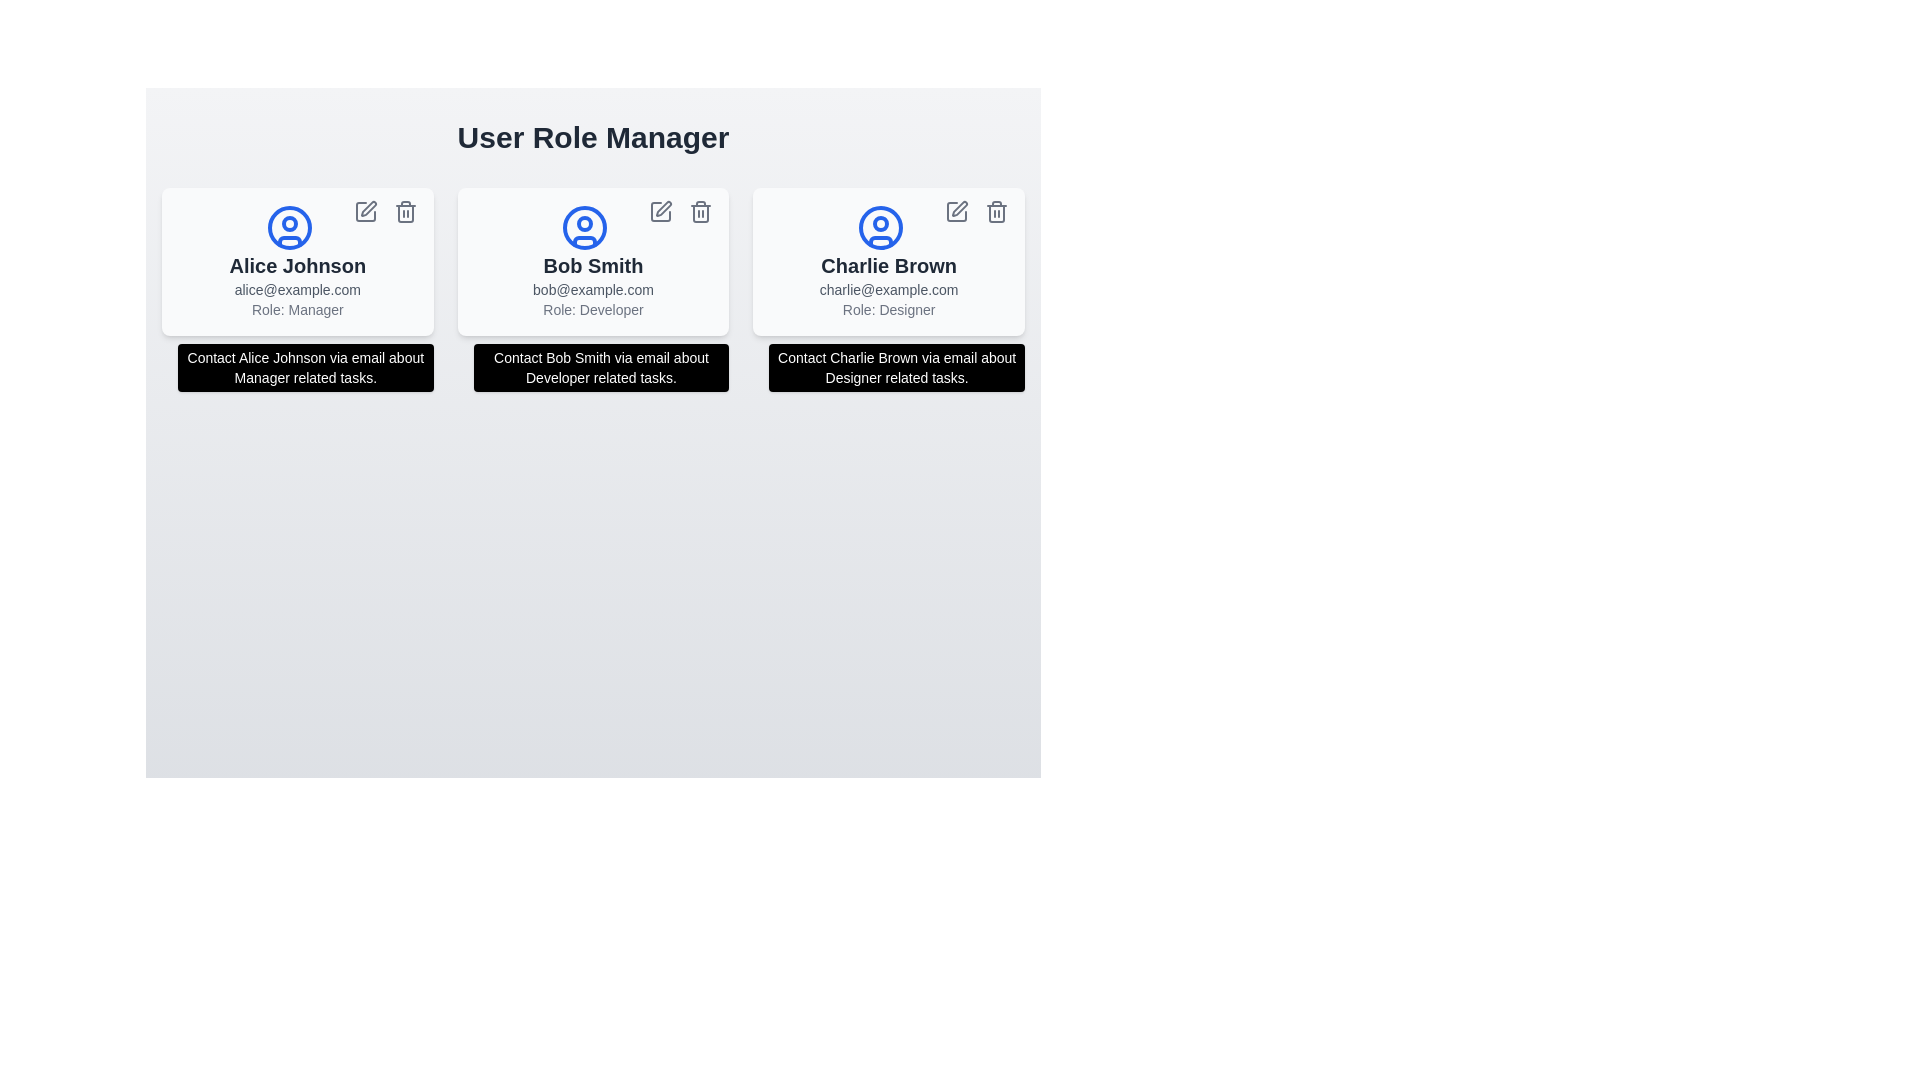 The width and height of the screenshot is (1920, 1080). I want to click on the delete button (SVG-based icon) located in the top-right corner of the 'Charlie Brown' card, so click(997, 212).